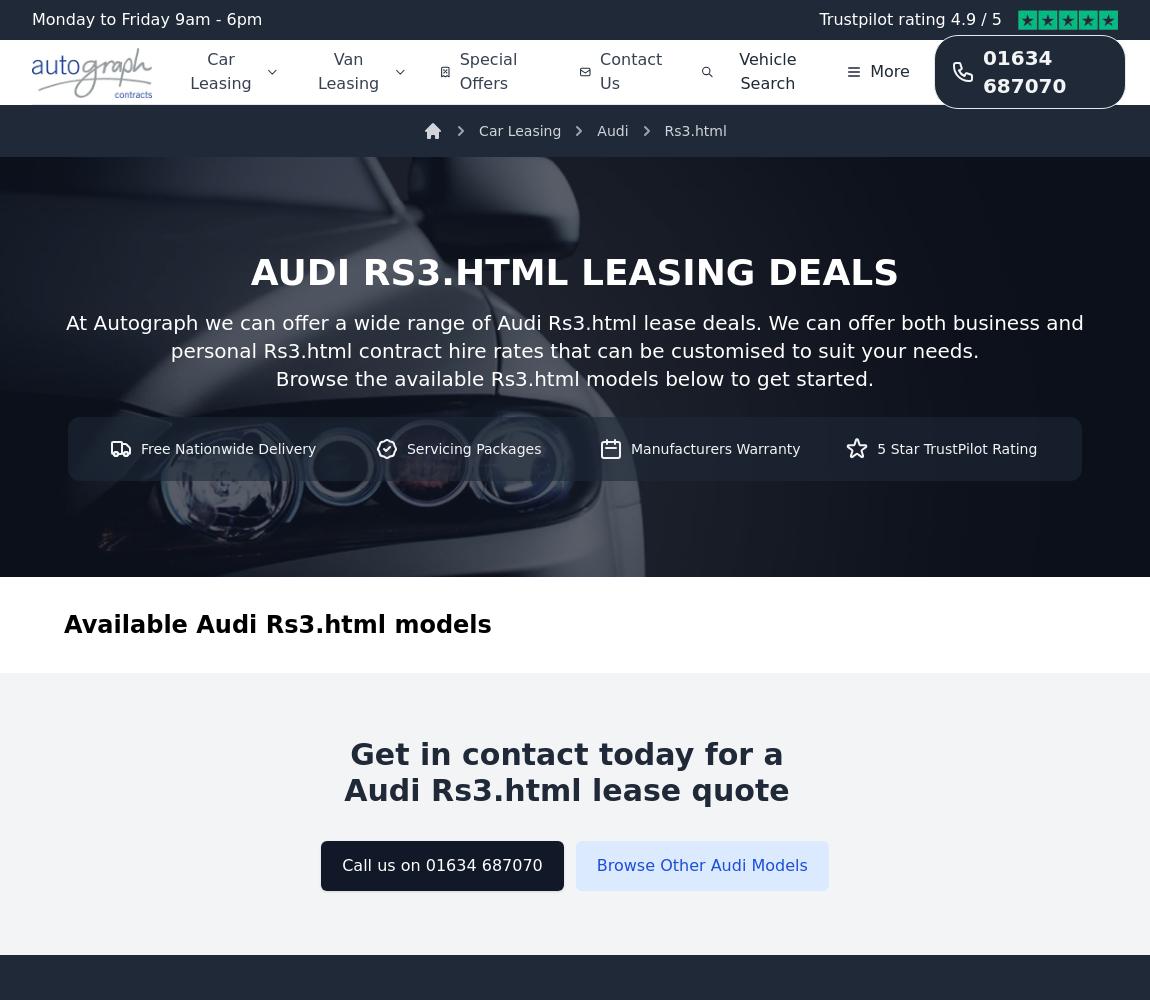 The image size is (1150, 1000). What do you see at coordinates (630, 70) in the screenshot?
I see `'Contact Us'` at bounding box center [630, 70].